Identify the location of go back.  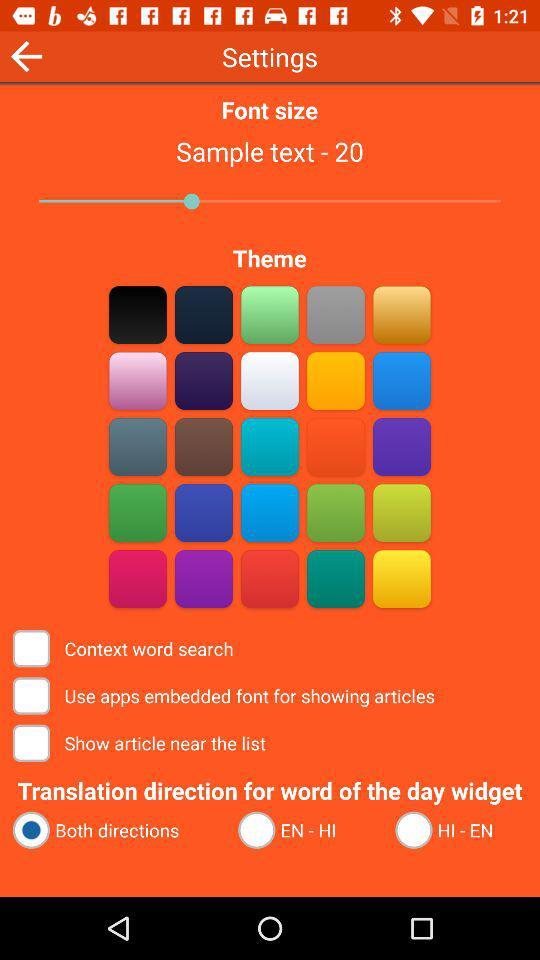
(25, 55).